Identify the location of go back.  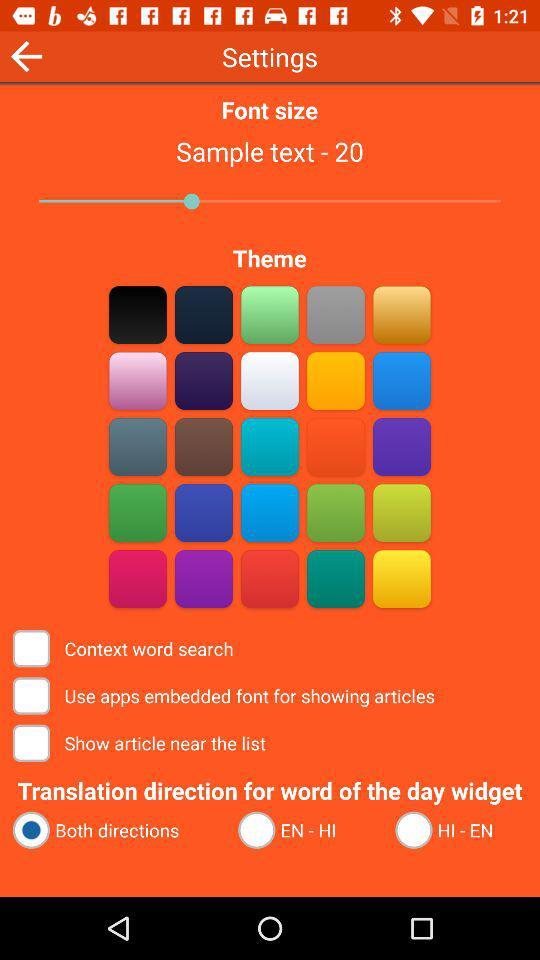
(25, 55).